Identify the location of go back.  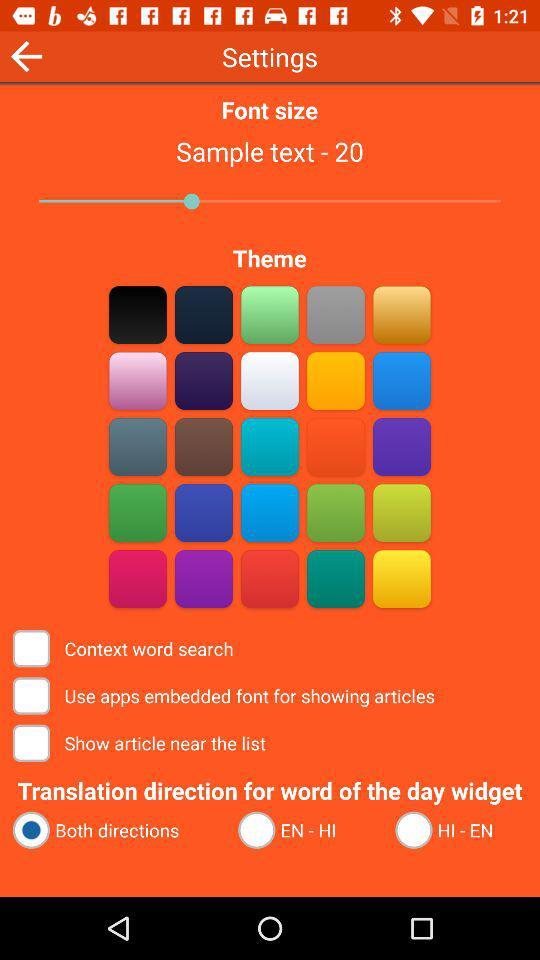
(25, 55).